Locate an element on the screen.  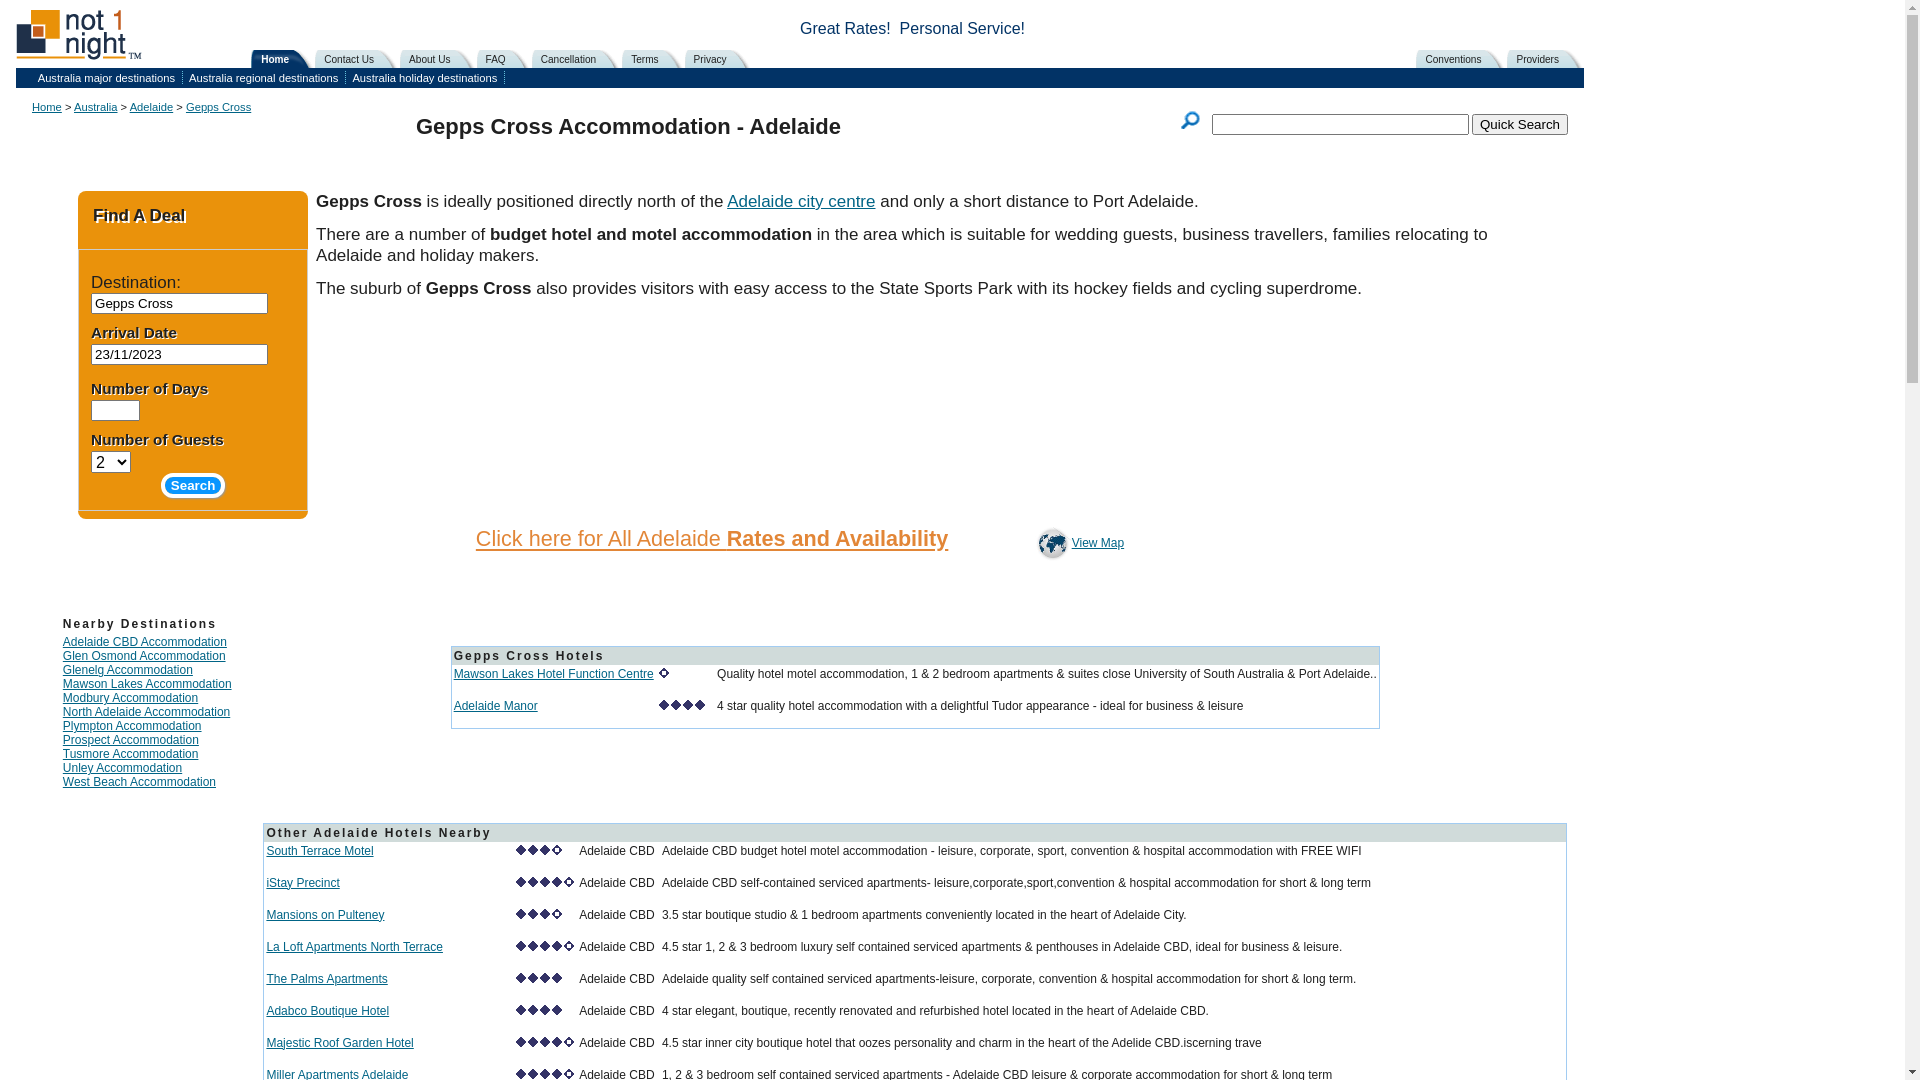
'North Adelaide Accommodation' is located at coordinates (145, 711).